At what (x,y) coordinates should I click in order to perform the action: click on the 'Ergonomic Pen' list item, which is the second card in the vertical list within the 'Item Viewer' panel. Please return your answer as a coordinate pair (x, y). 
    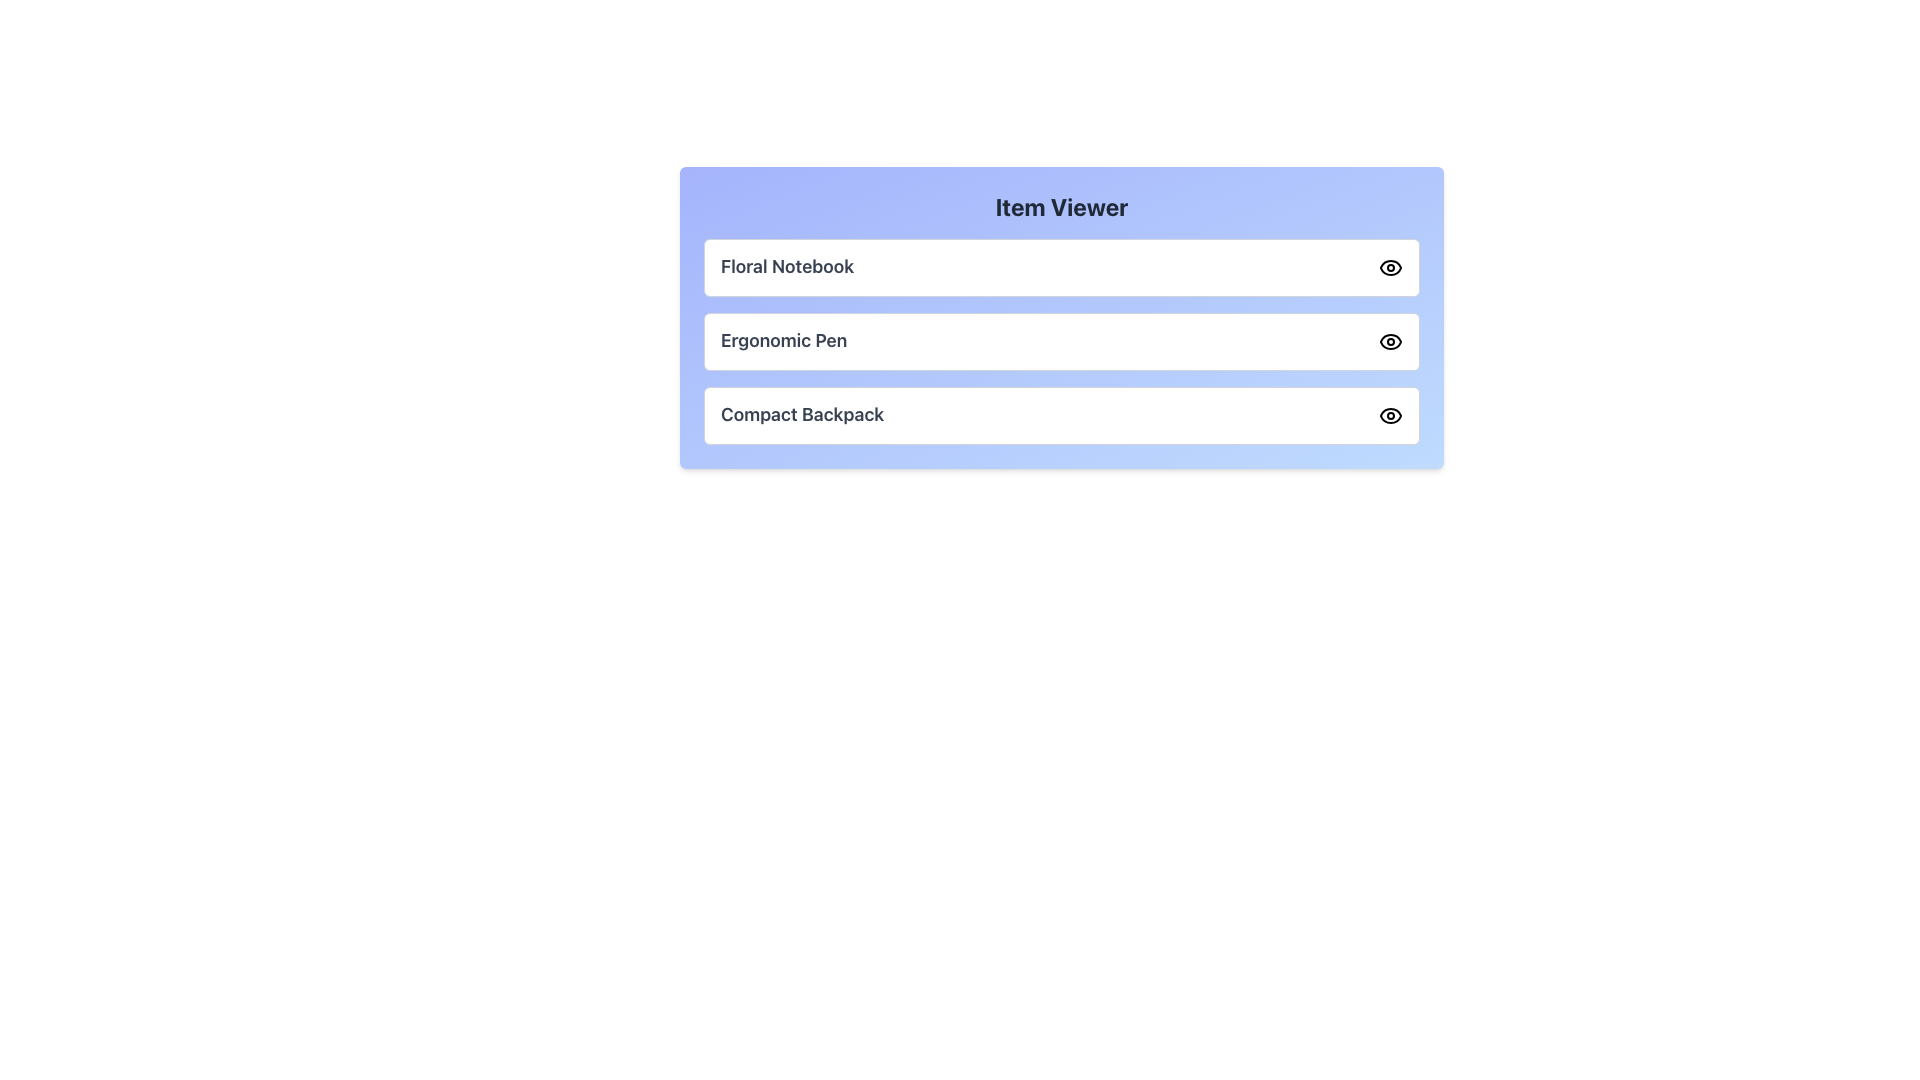
    Looking at the image, I should click on (1060, 316).